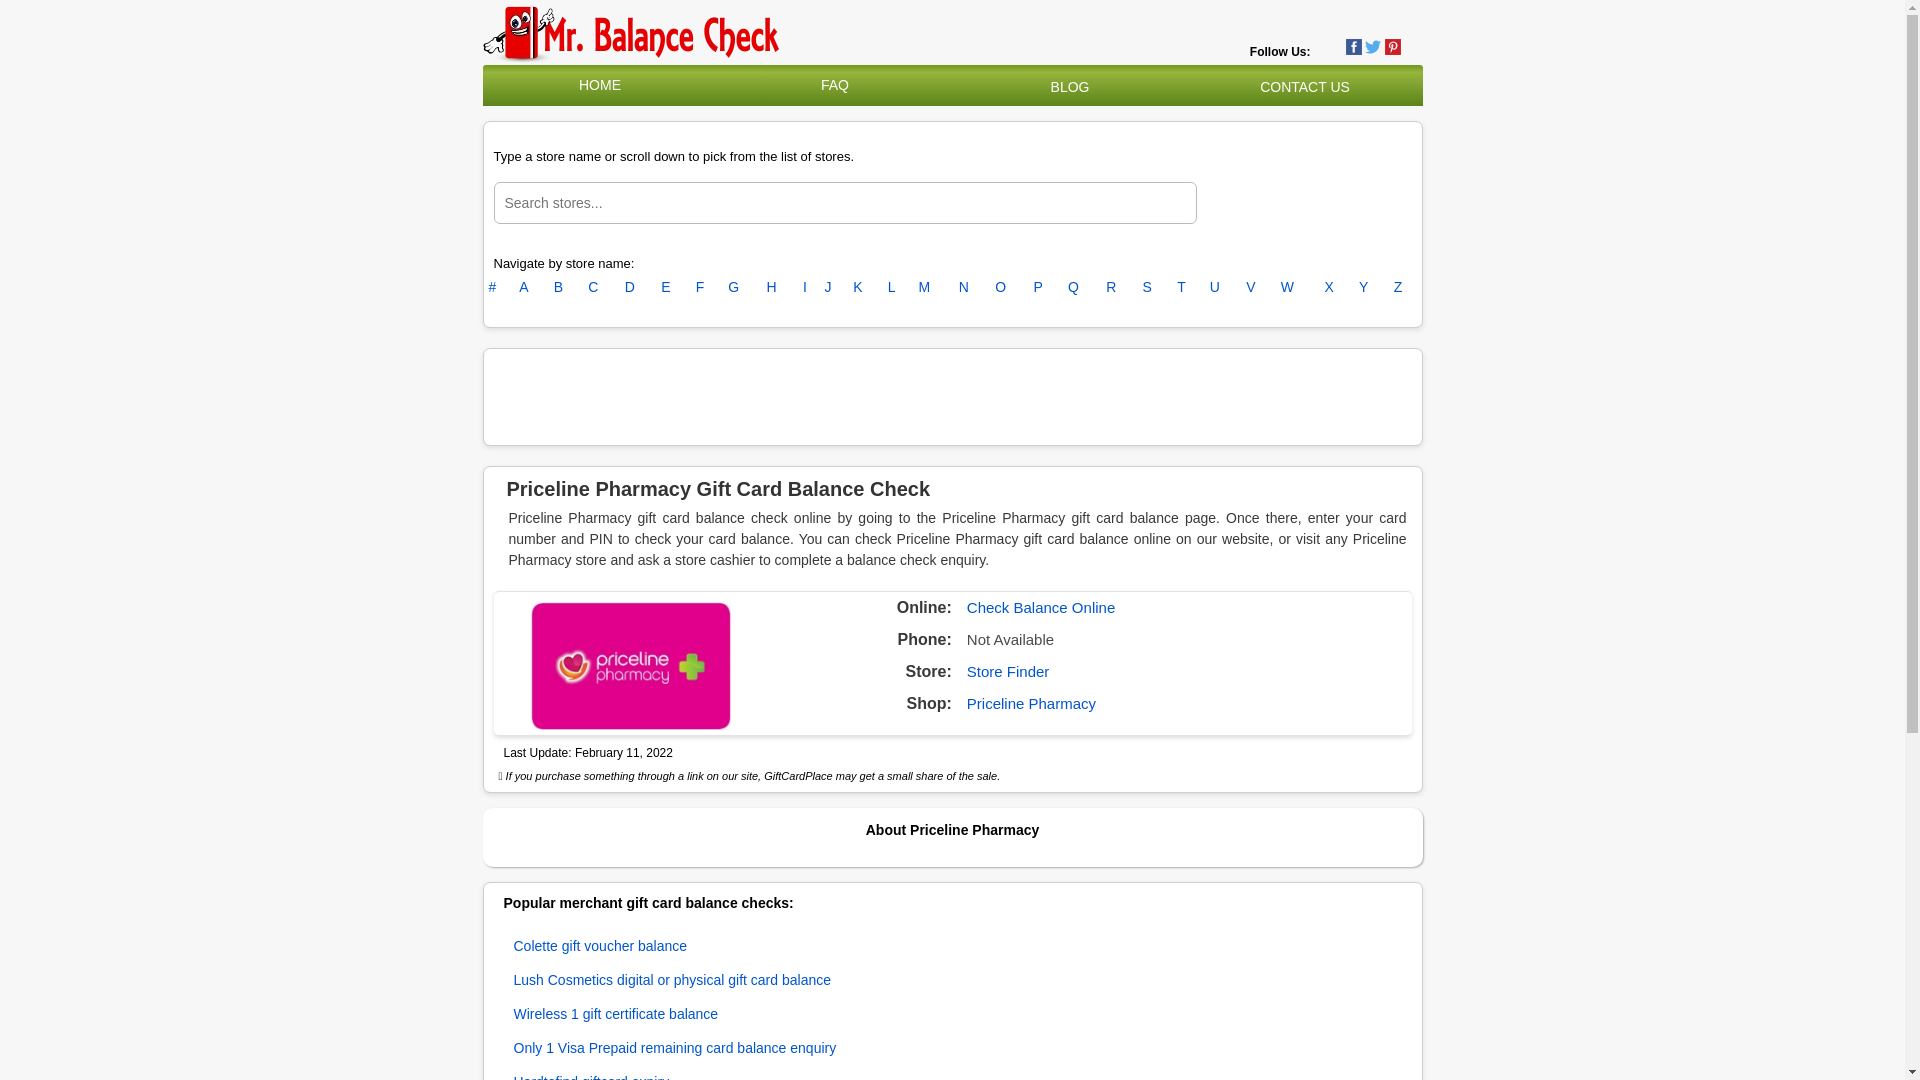  Describe the element at coordinates (672, 978) in the screenshot. I see `'Lush Cosmetics digital or physical gift card balance'` at that location.